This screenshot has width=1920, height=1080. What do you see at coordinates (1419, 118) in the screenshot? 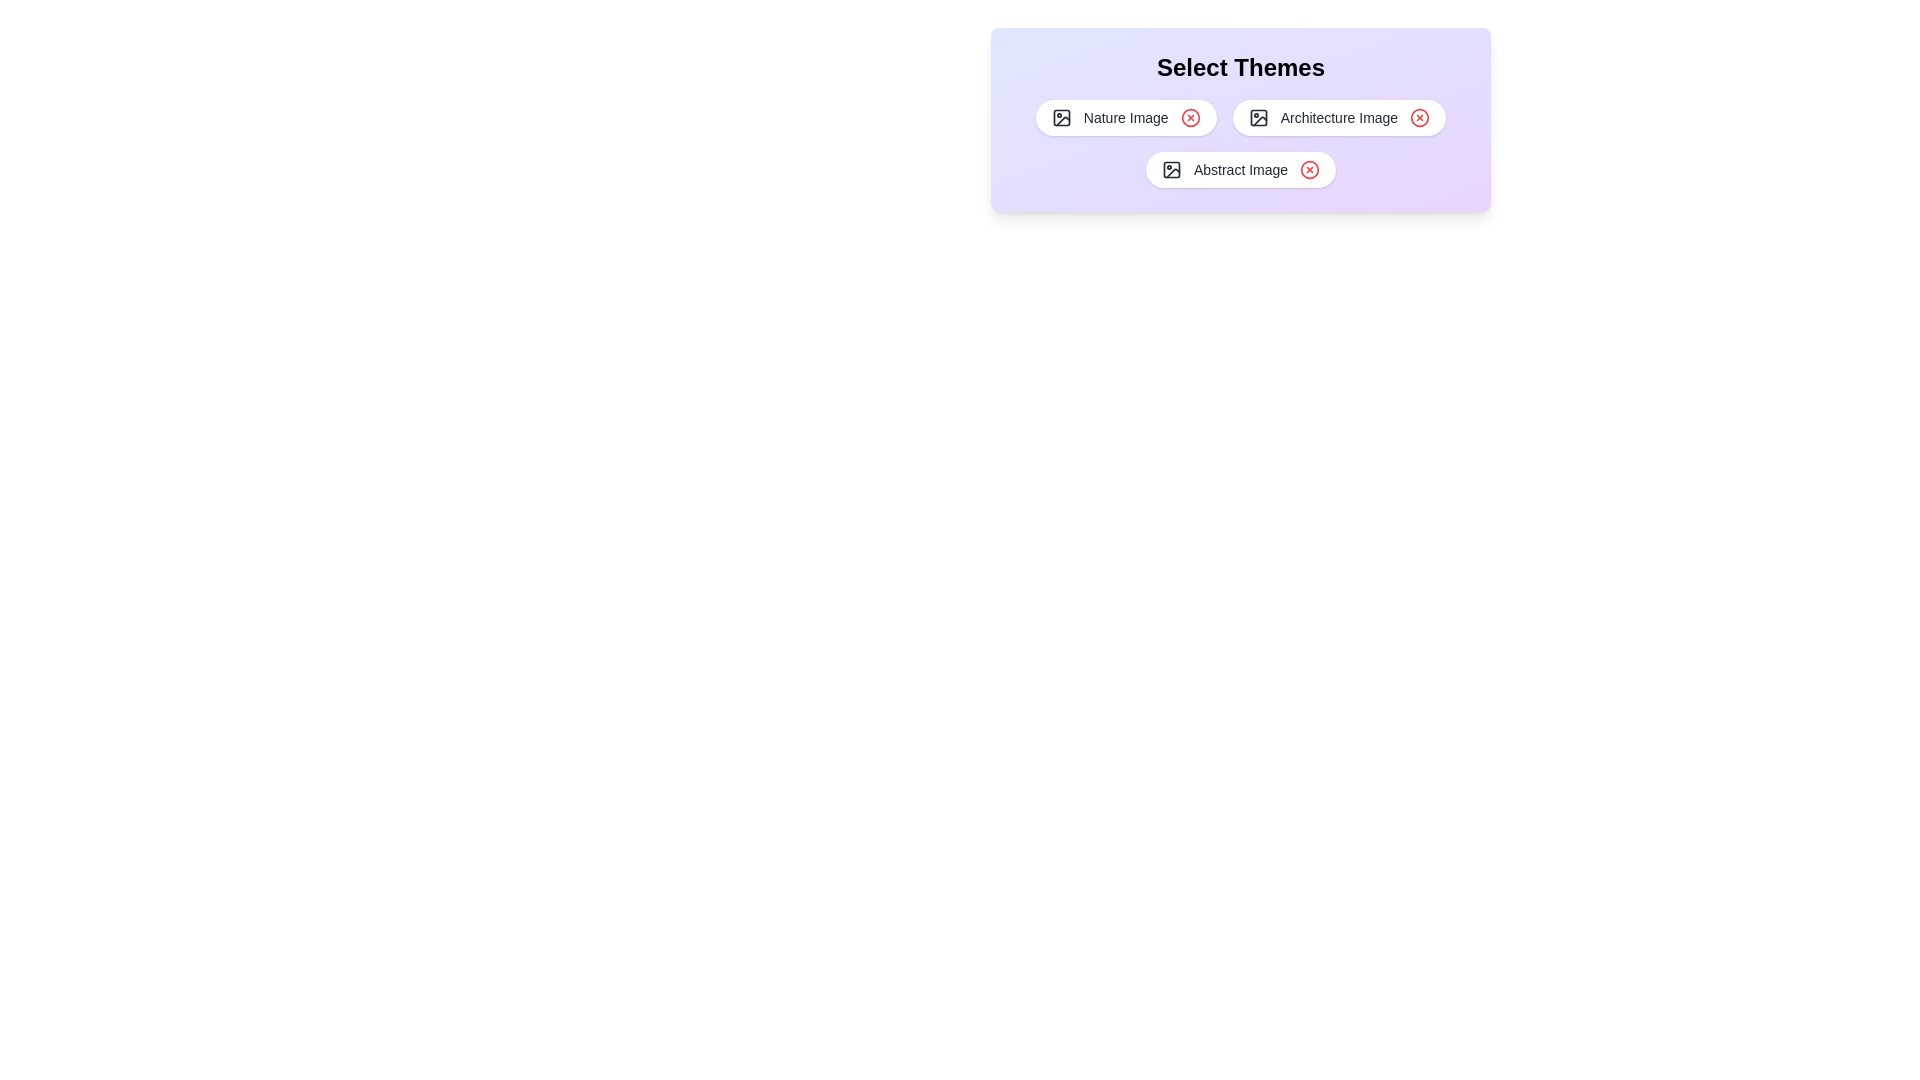
I see `the chip labeled Architecture Image by clicking its close button` at bounding box center [1419, 118].